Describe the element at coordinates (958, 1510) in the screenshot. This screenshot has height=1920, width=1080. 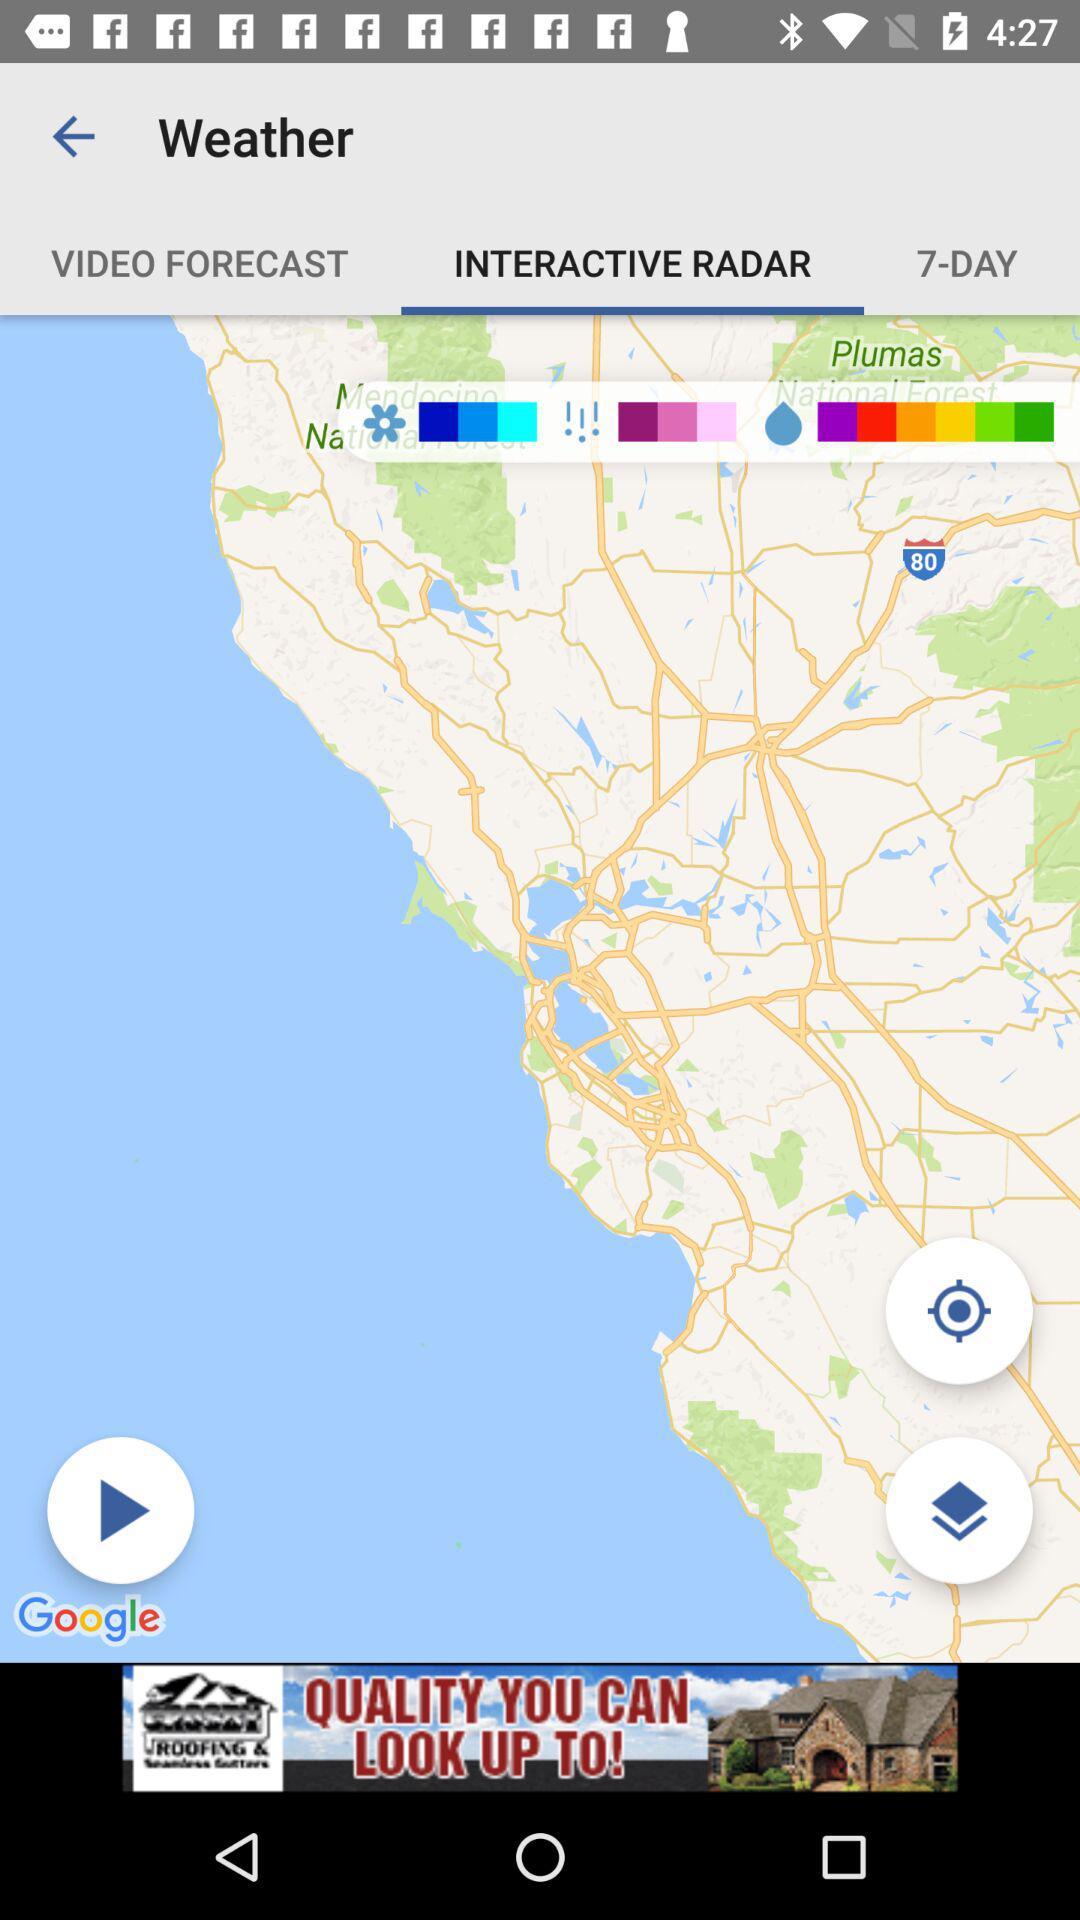
I see `the layers icon` at that location.